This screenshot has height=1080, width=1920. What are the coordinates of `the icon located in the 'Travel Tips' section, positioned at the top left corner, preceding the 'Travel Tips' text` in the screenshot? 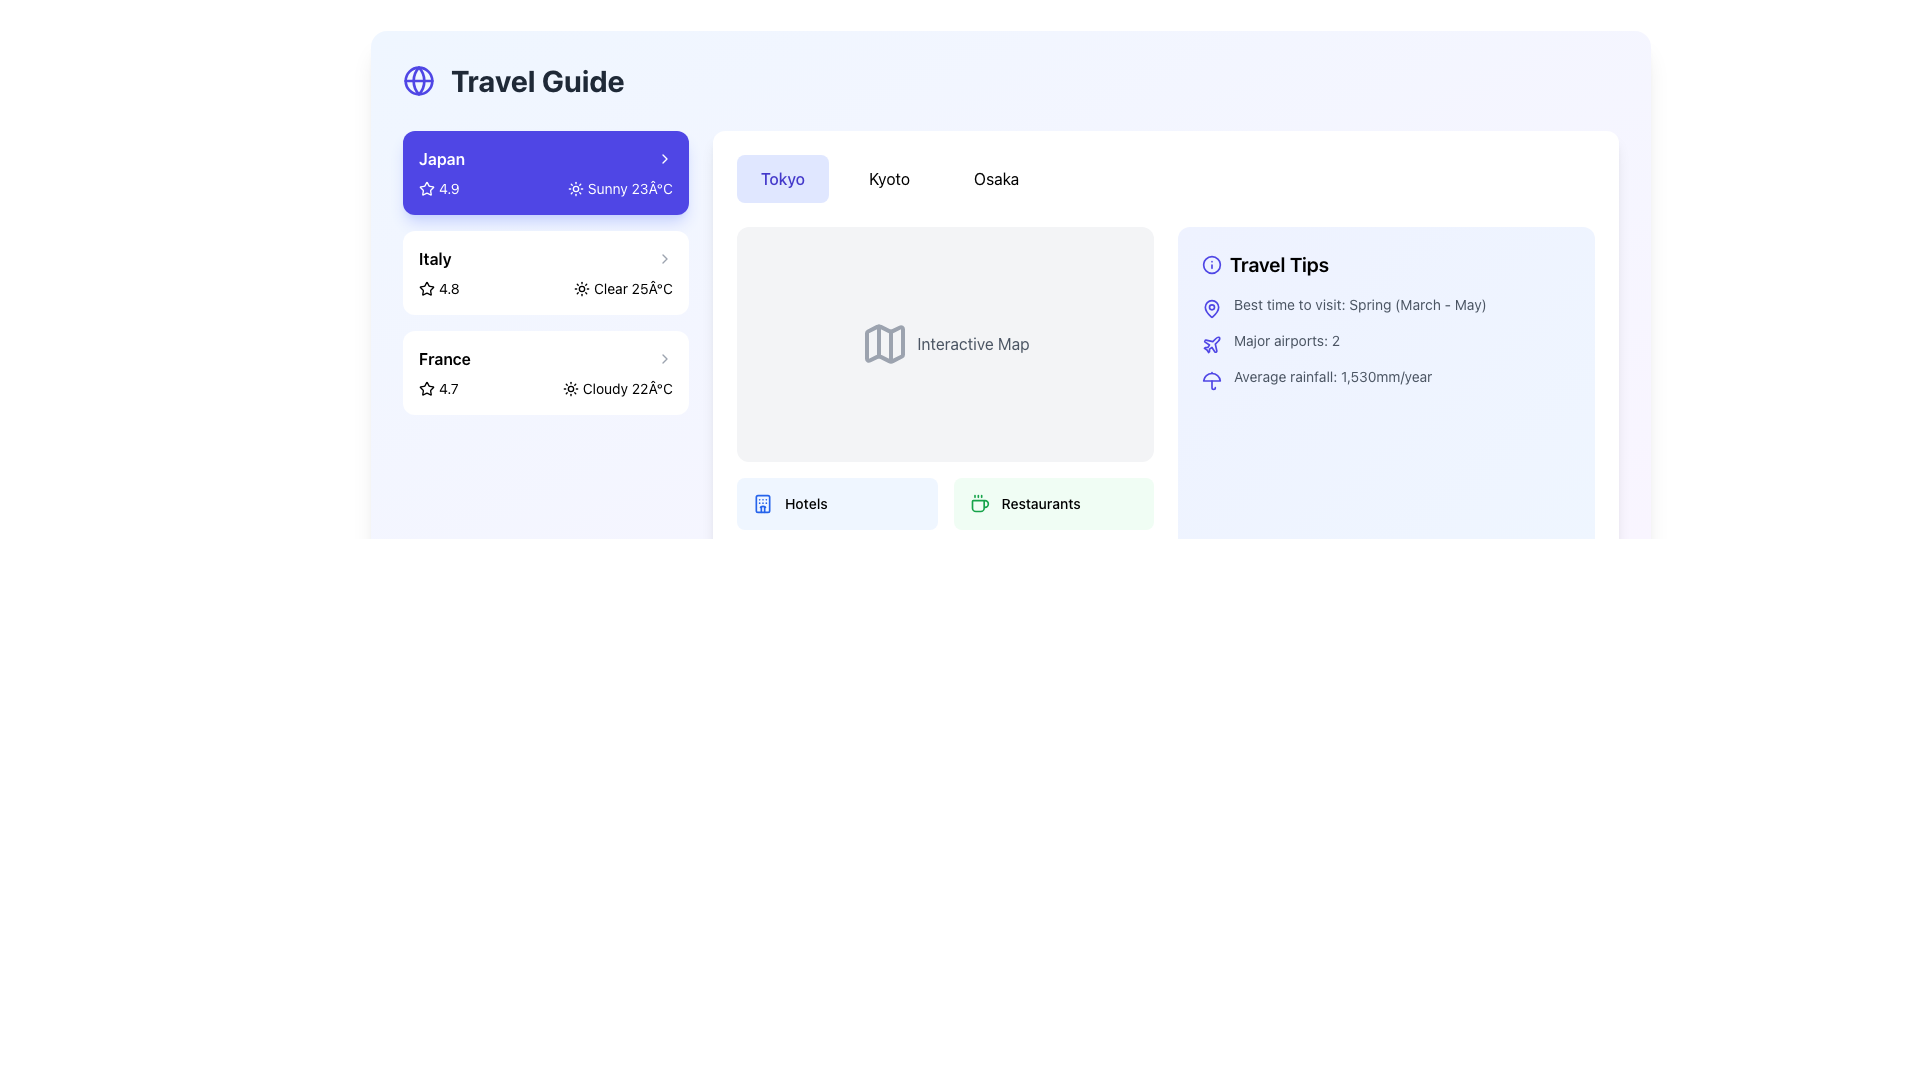 It's located at (1210, 264).